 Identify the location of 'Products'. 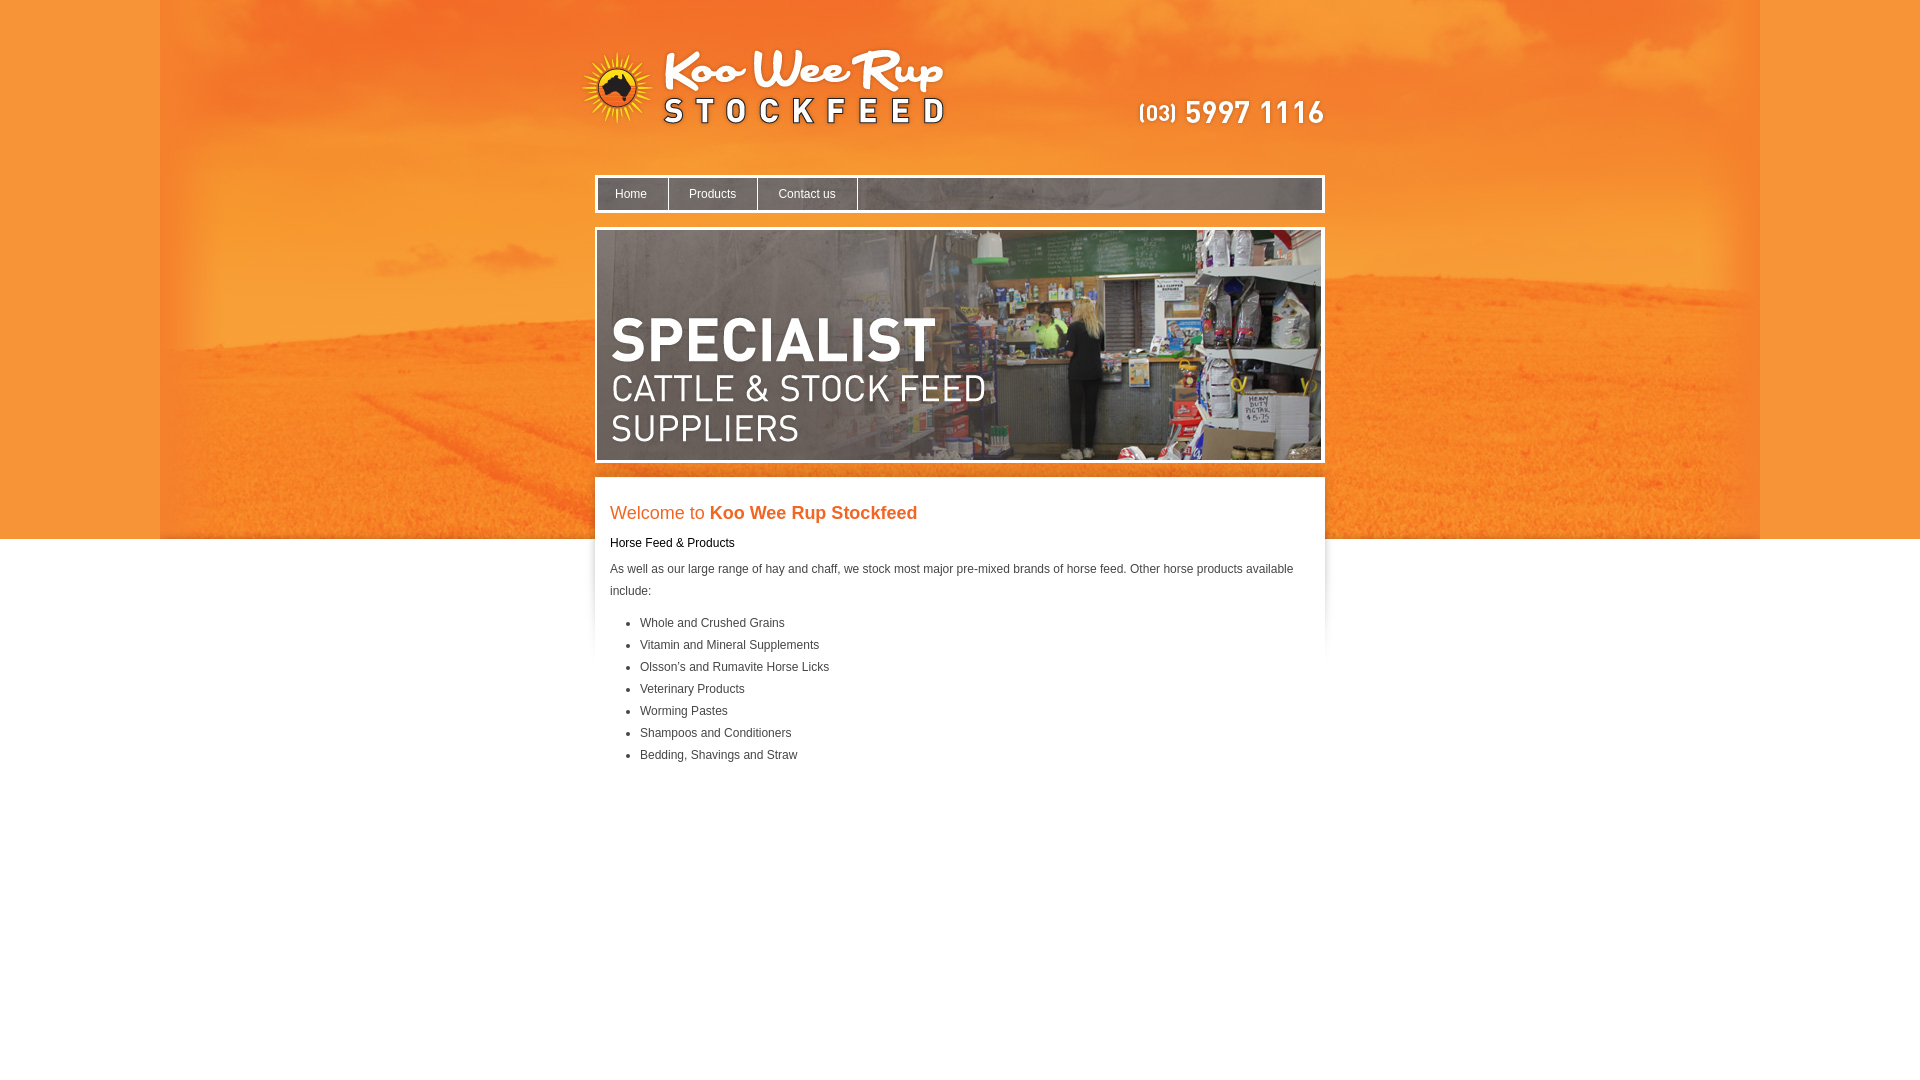
(713, 193).